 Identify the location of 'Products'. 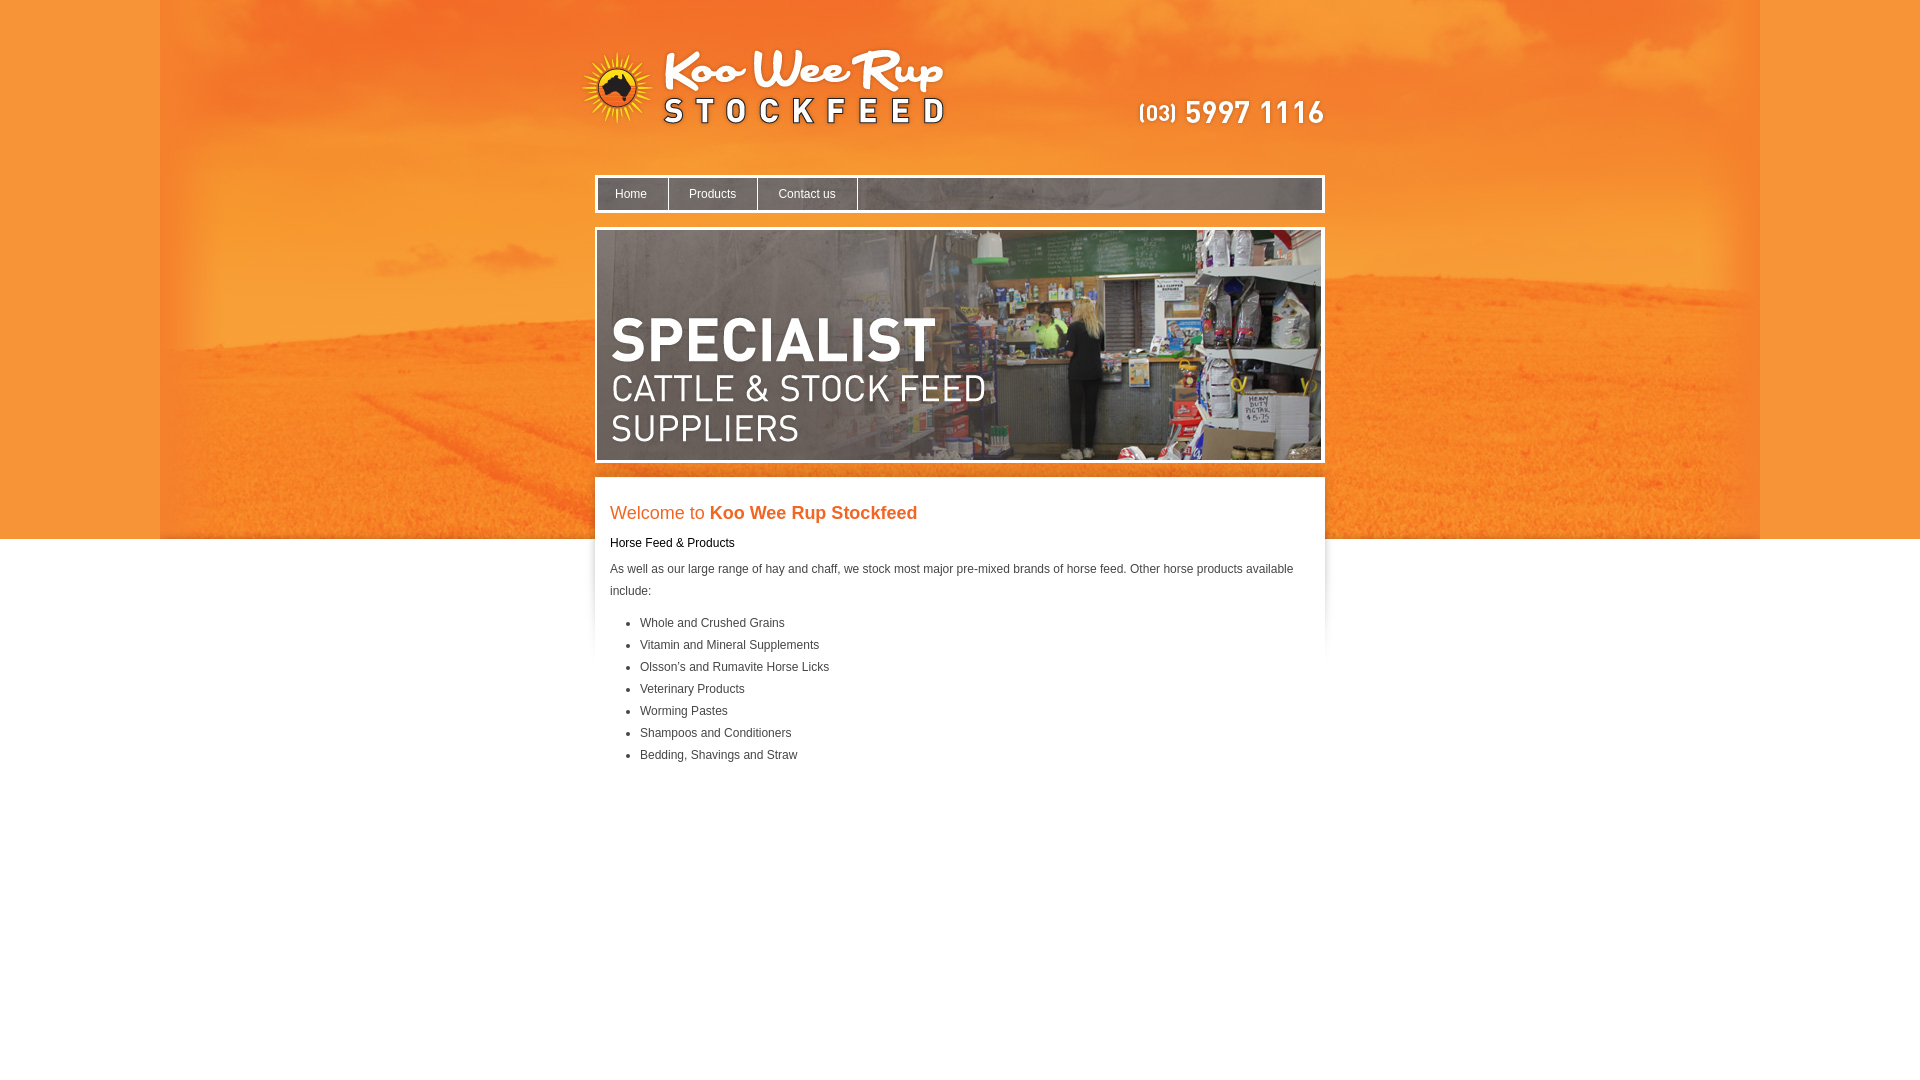
(713, 193).